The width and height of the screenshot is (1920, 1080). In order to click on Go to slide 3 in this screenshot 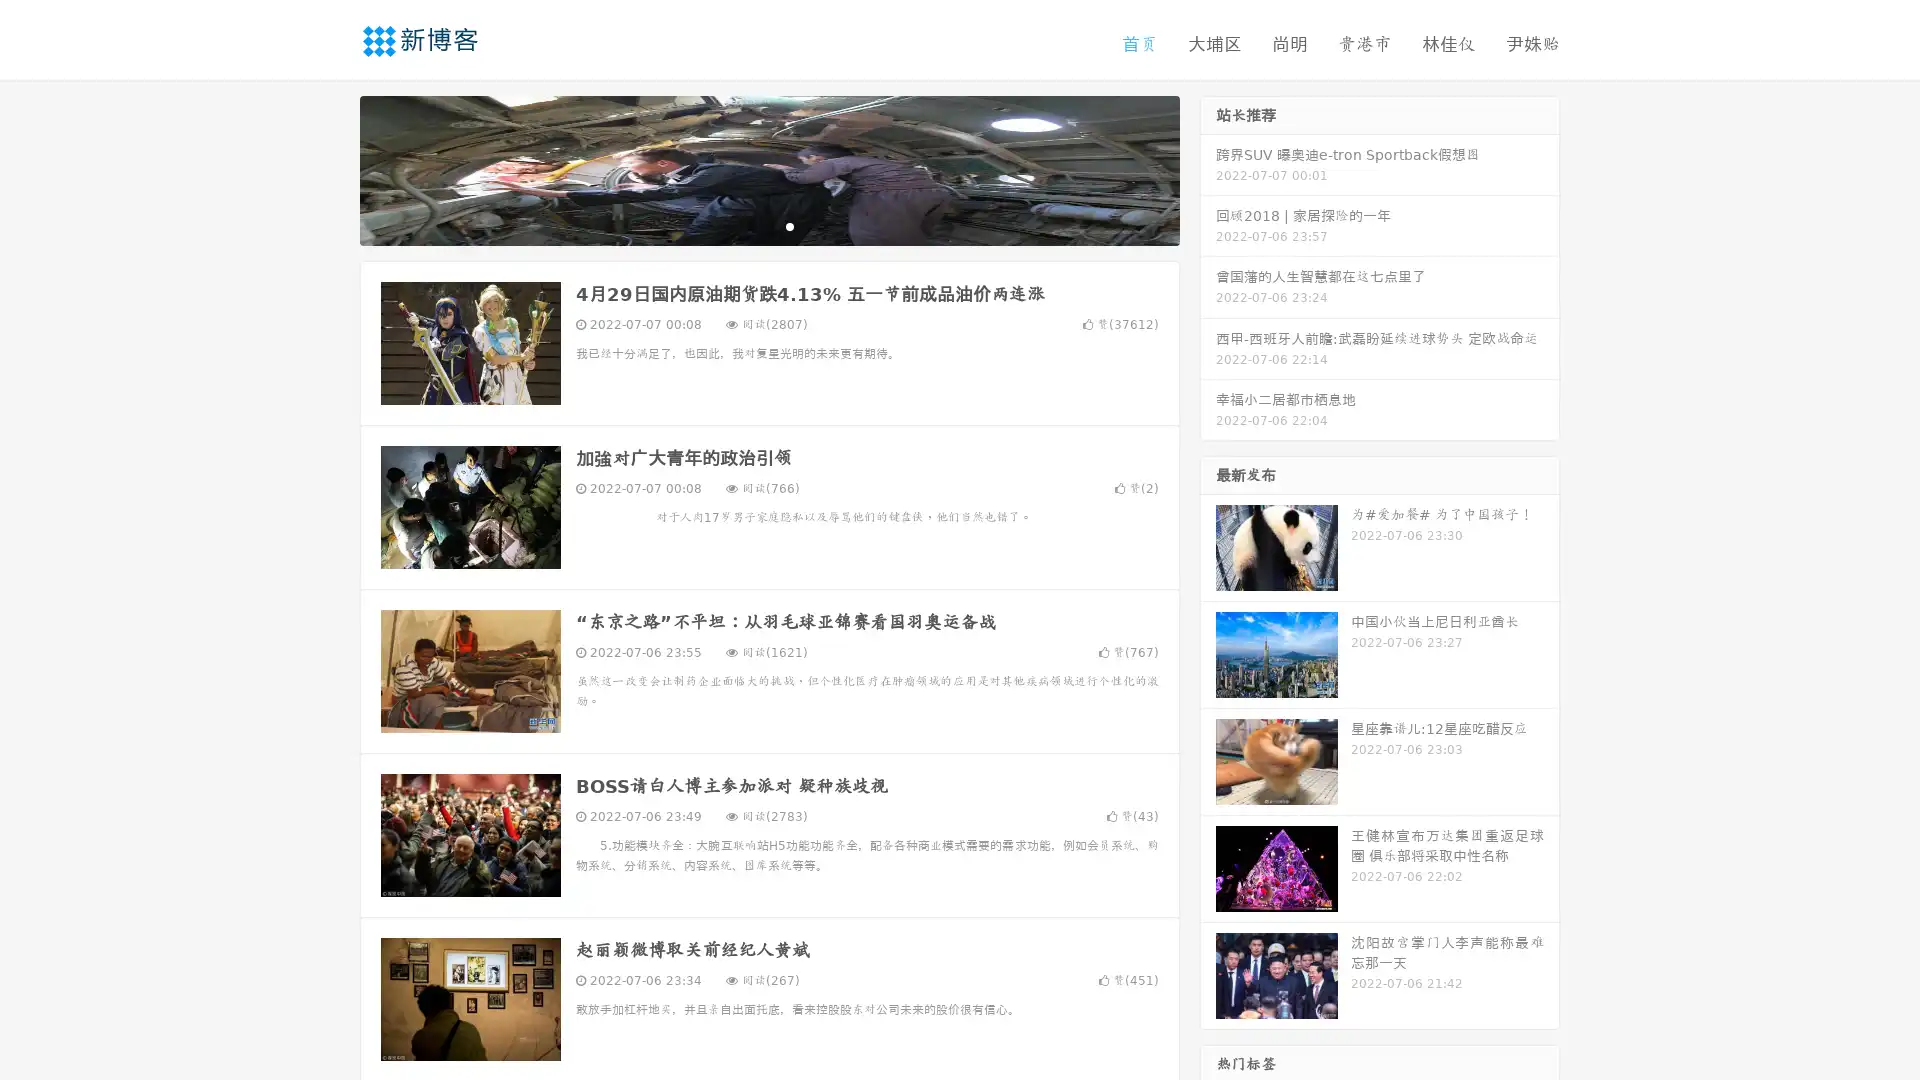, I will do `click(789, 225)`.